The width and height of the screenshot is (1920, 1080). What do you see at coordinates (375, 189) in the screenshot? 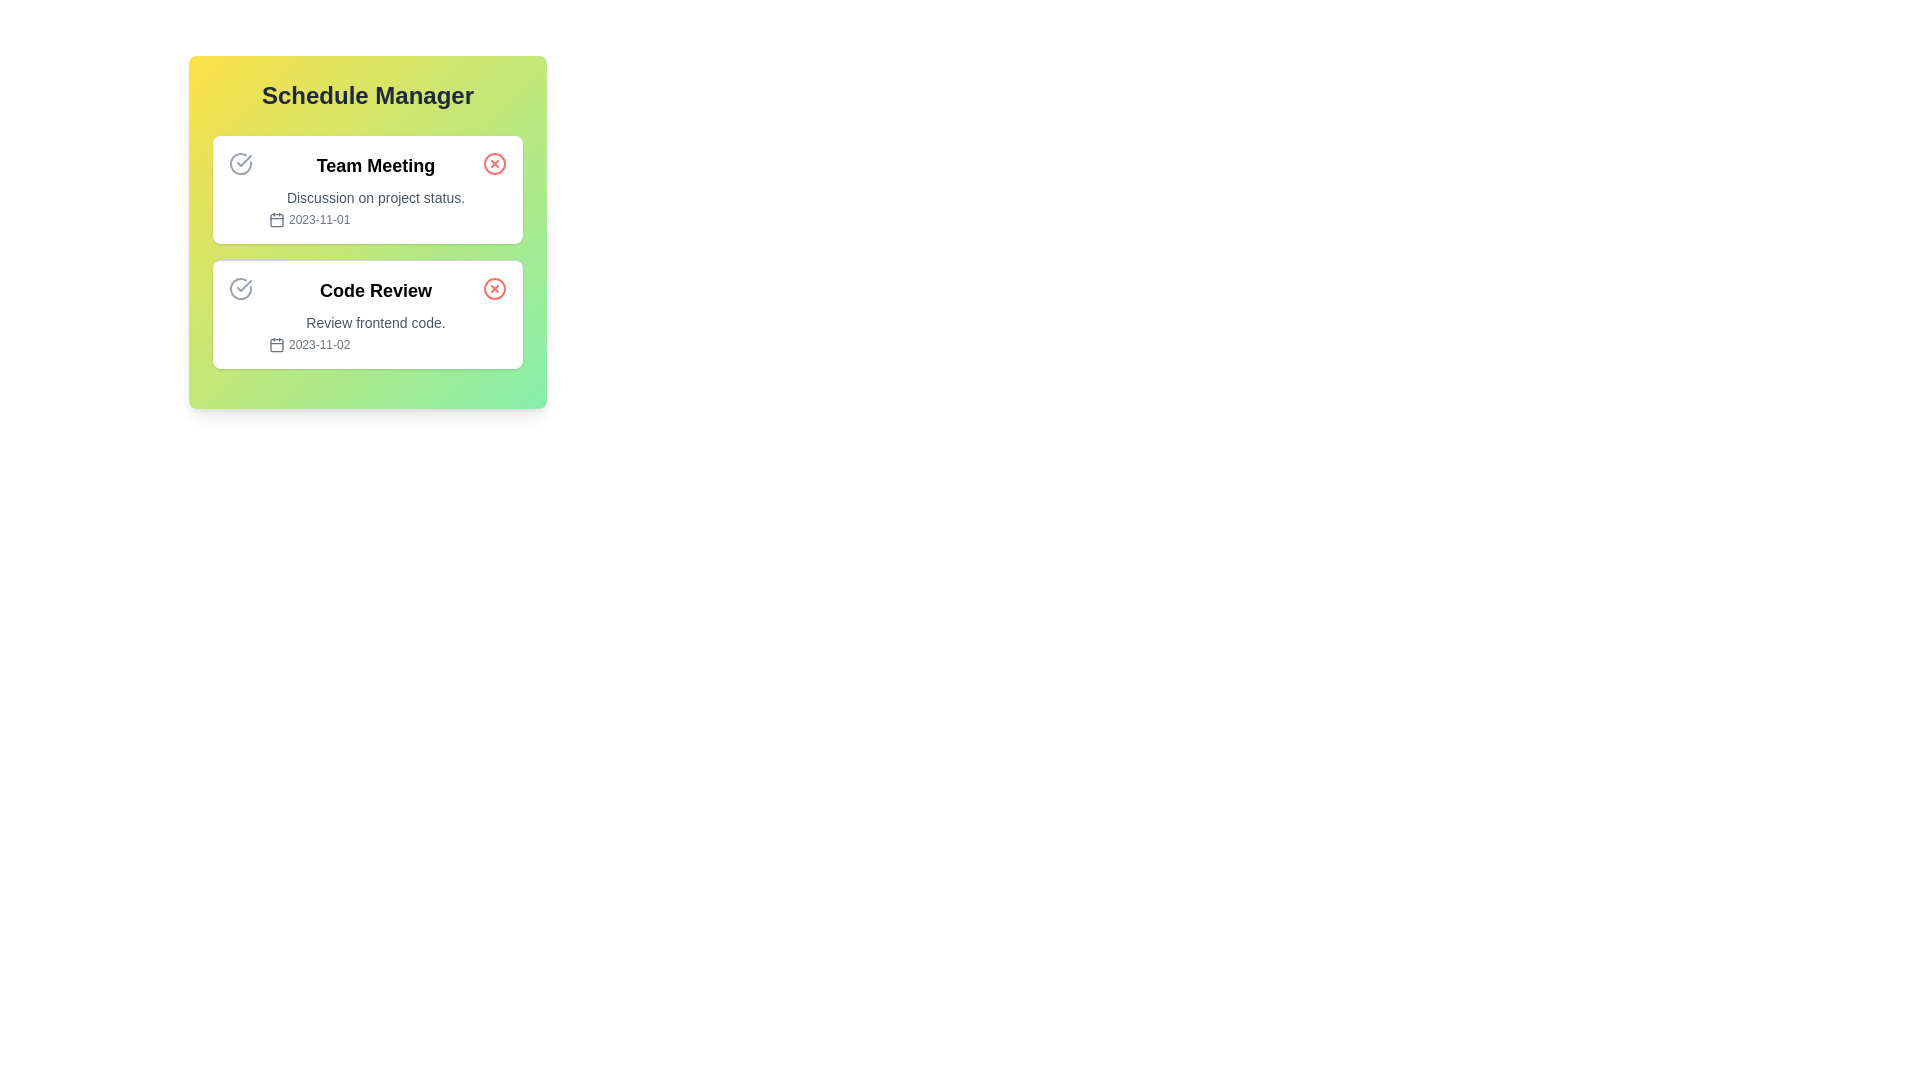
I see `the first entry in the schedule information component located under the title 'Schedule Manager'` at bounding box center [375, 189].